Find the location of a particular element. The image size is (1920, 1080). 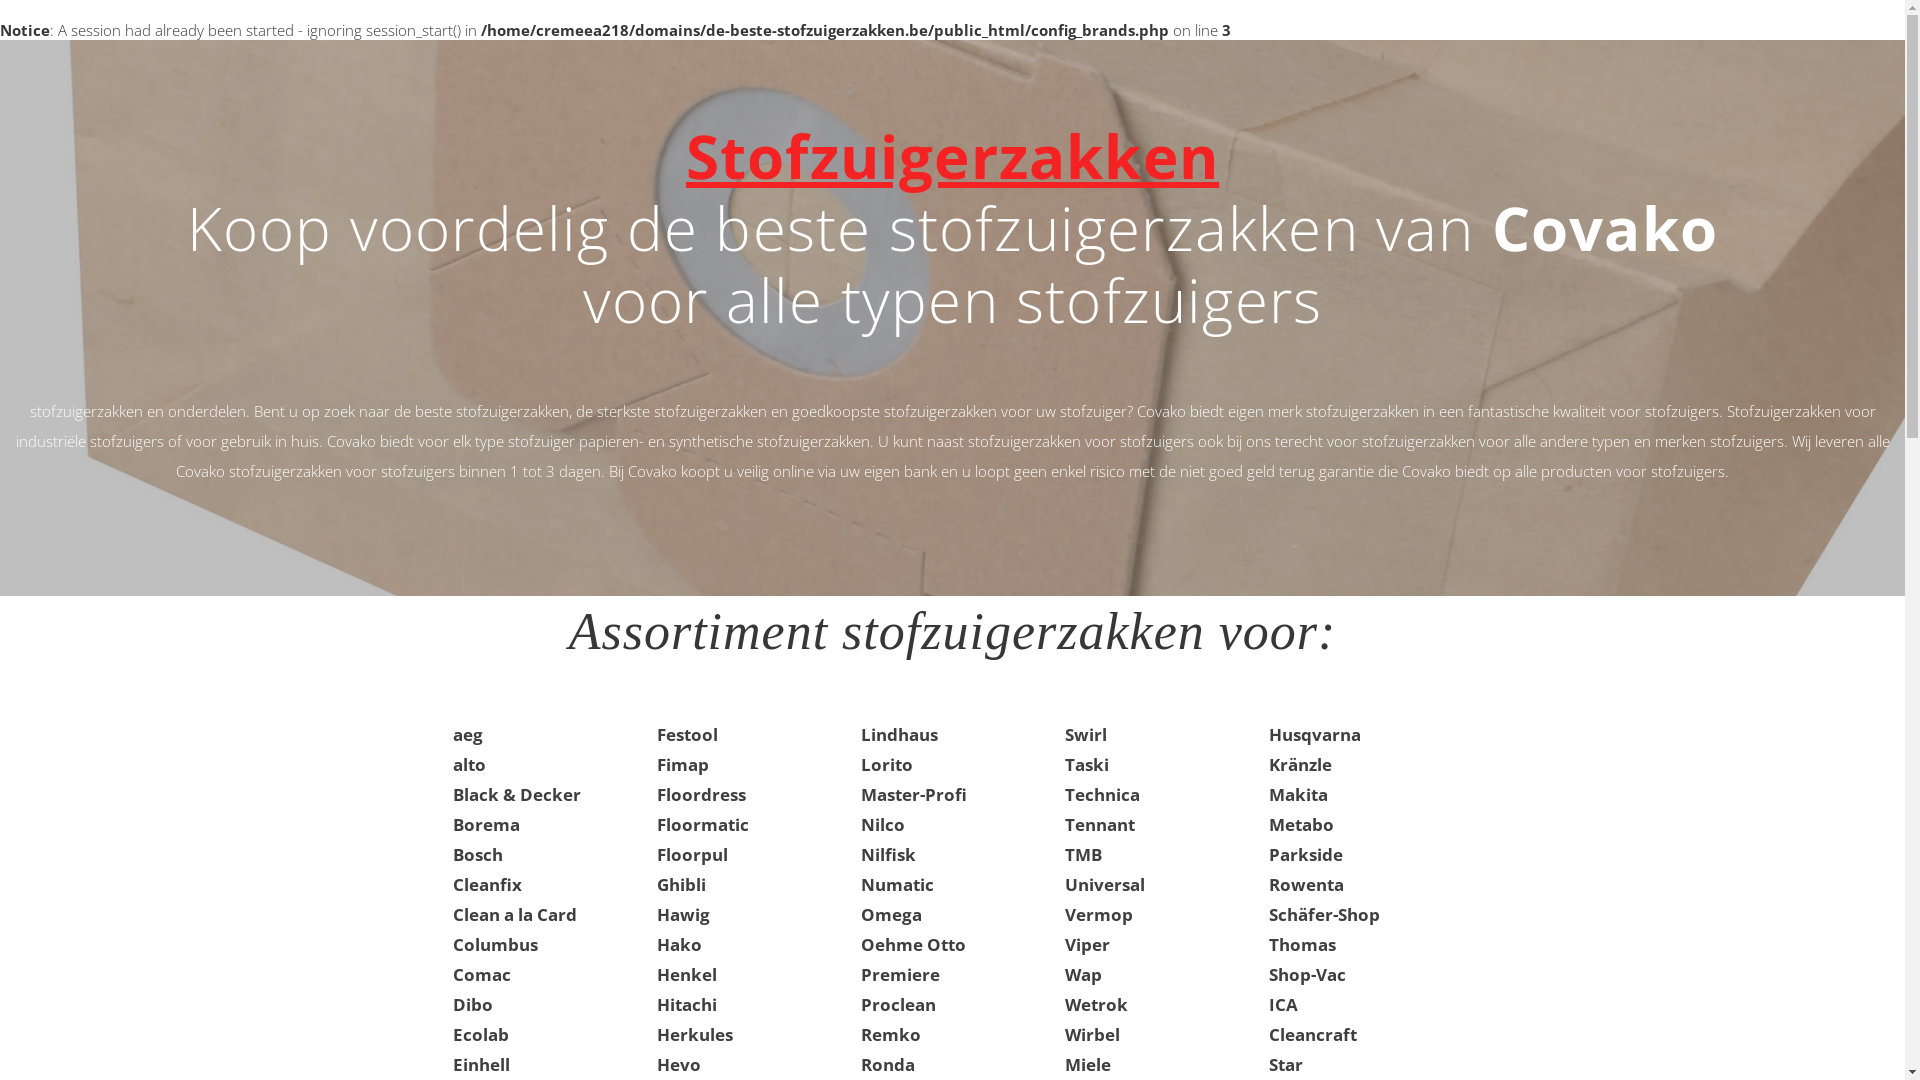

'Floorpul' is located at coordinates (691, 854).